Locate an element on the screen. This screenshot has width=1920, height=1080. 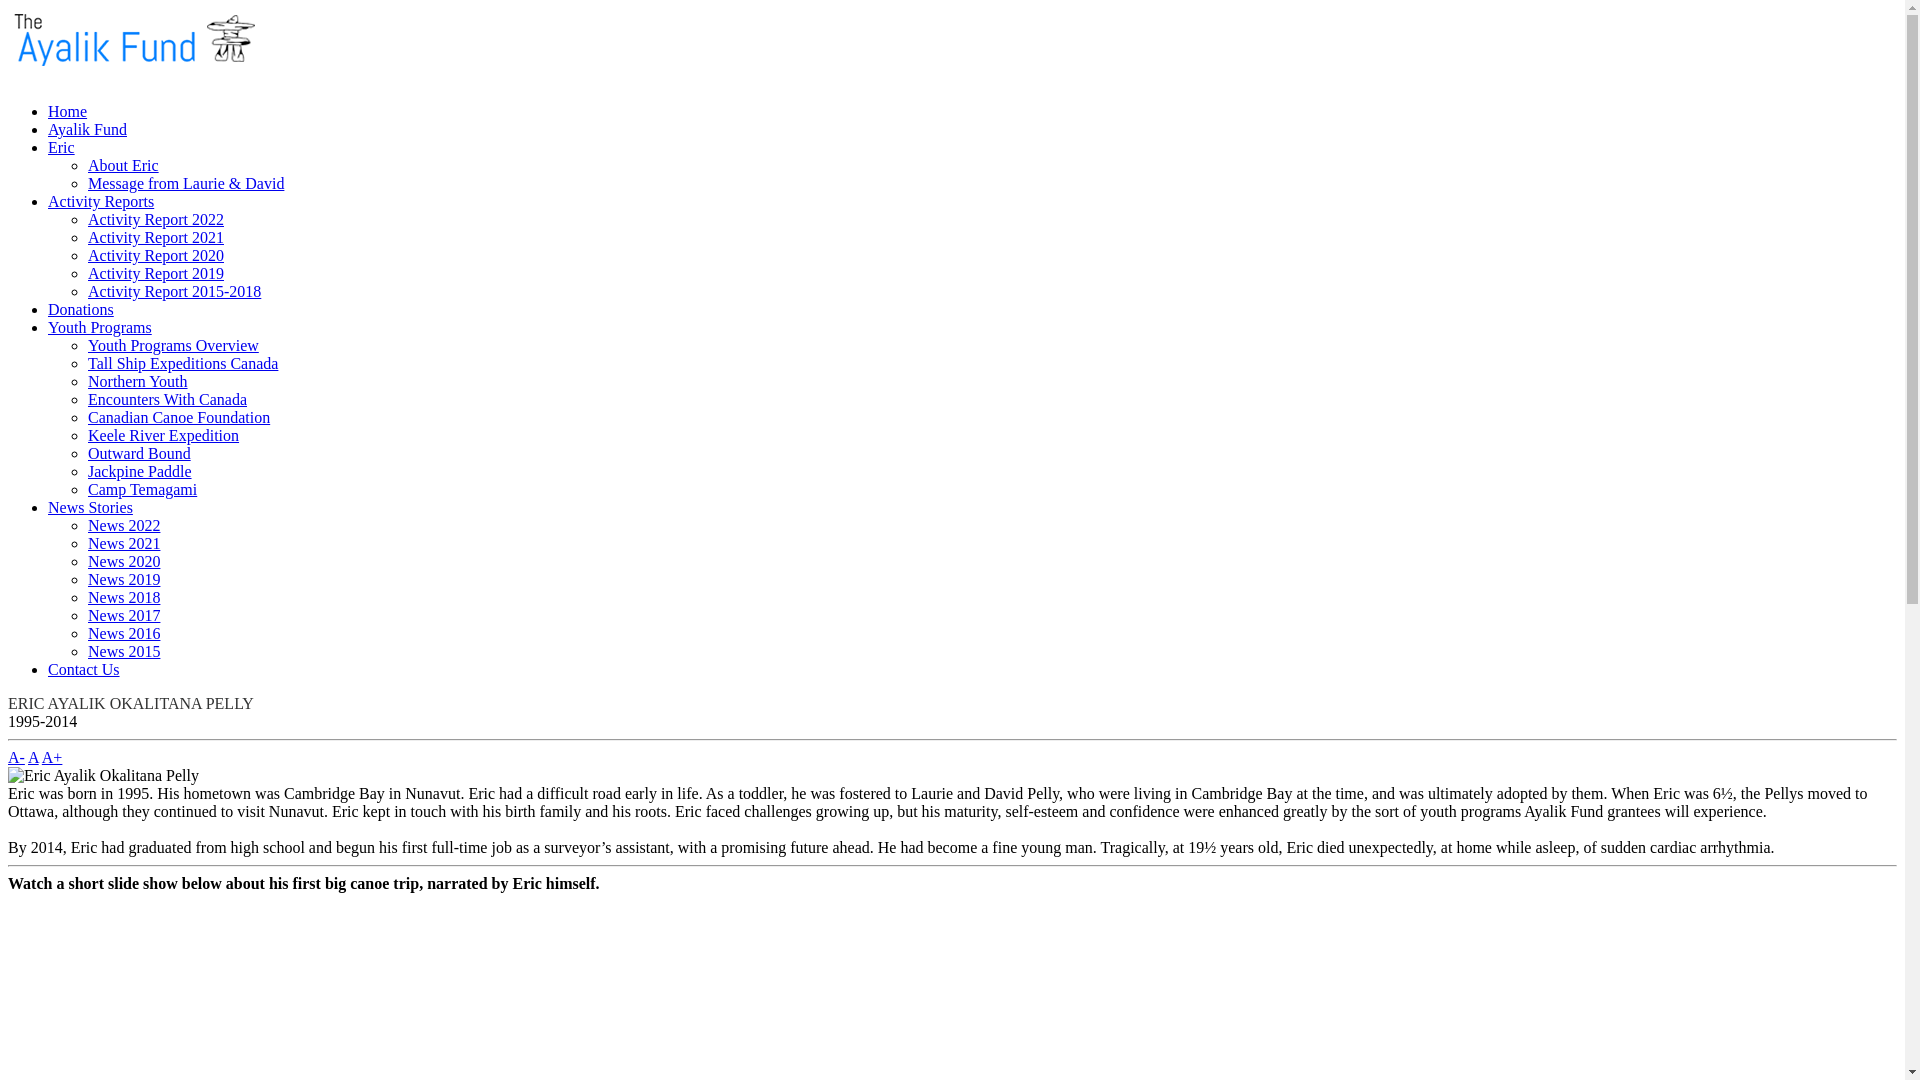
'Activity Reports' is located at coordinates (99, 201).